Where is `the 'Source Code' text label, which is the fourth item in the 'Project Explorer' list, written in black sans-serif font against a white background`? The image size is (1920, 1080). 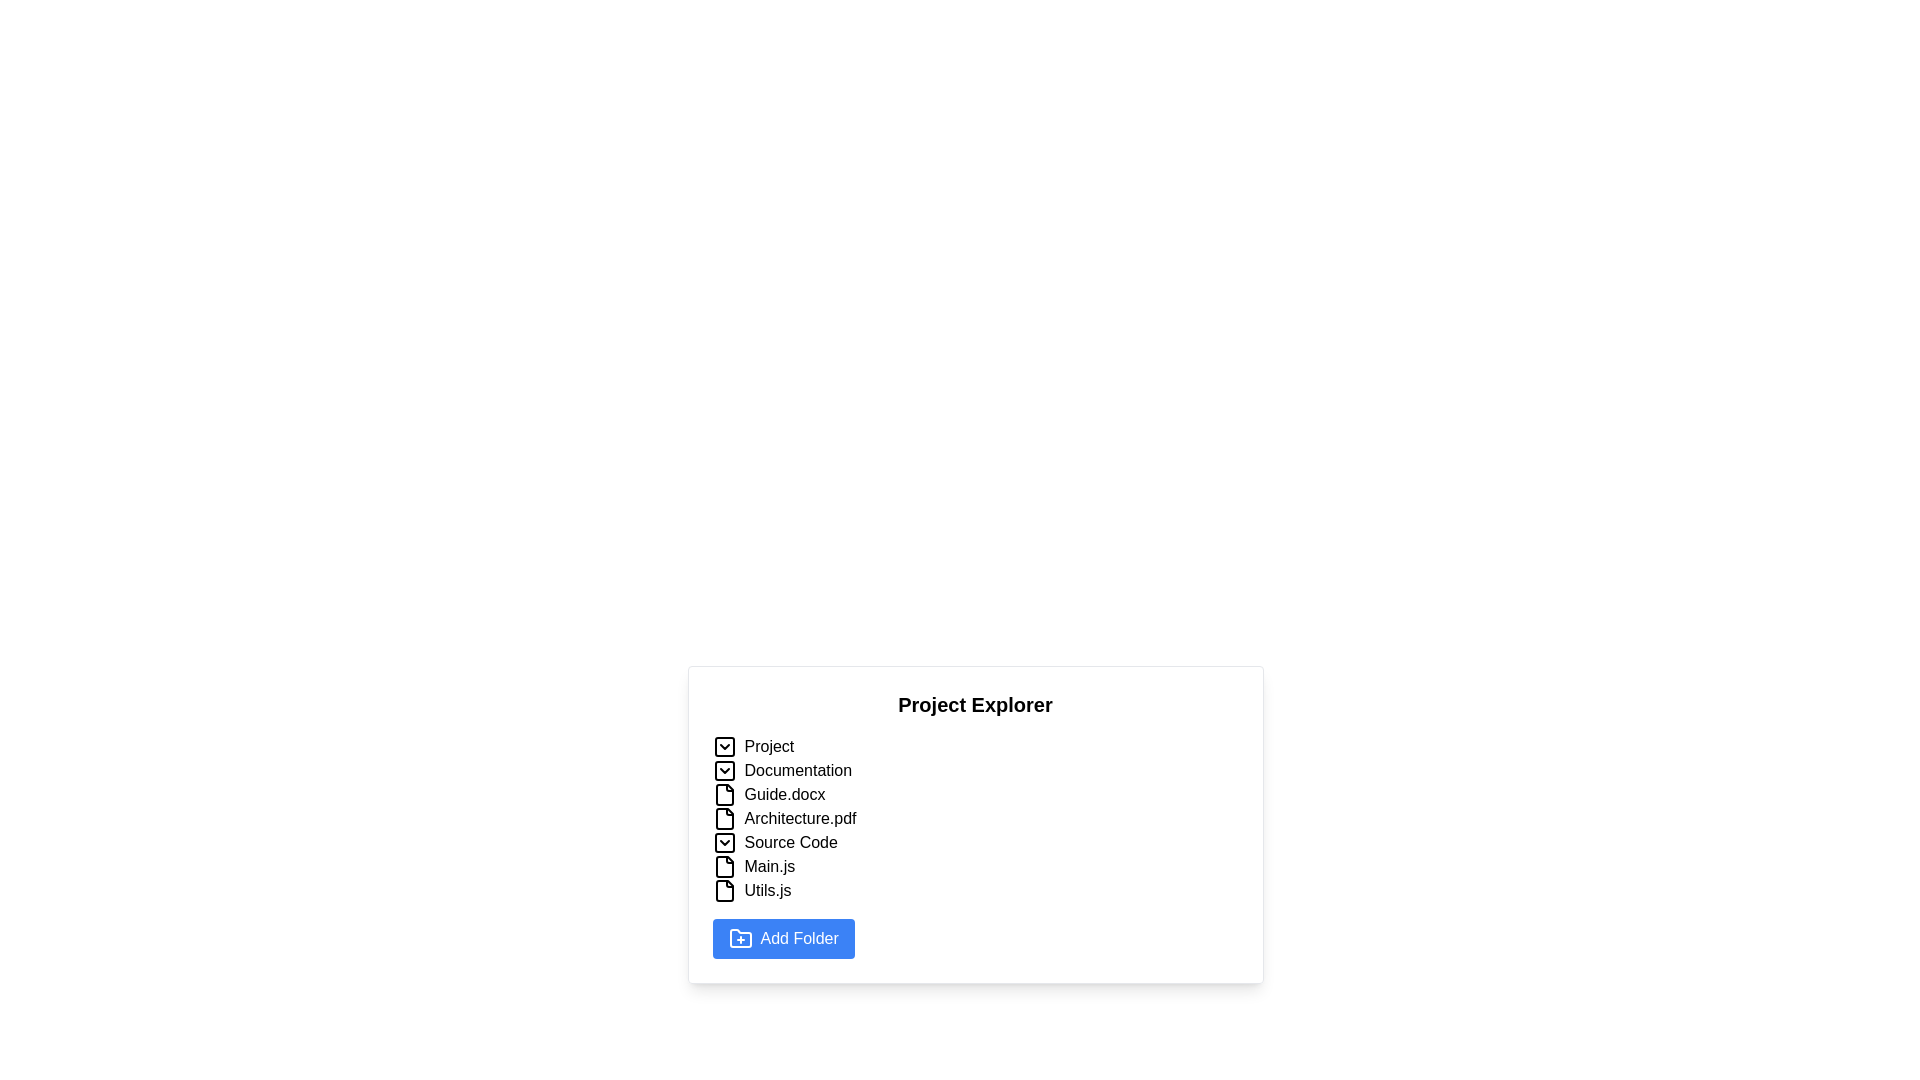
the 'Source Code' text label, which is the fourth item in the 'Project Explorer' list, written in black sans-serif font against a white background is located at coordinates (790, 843).